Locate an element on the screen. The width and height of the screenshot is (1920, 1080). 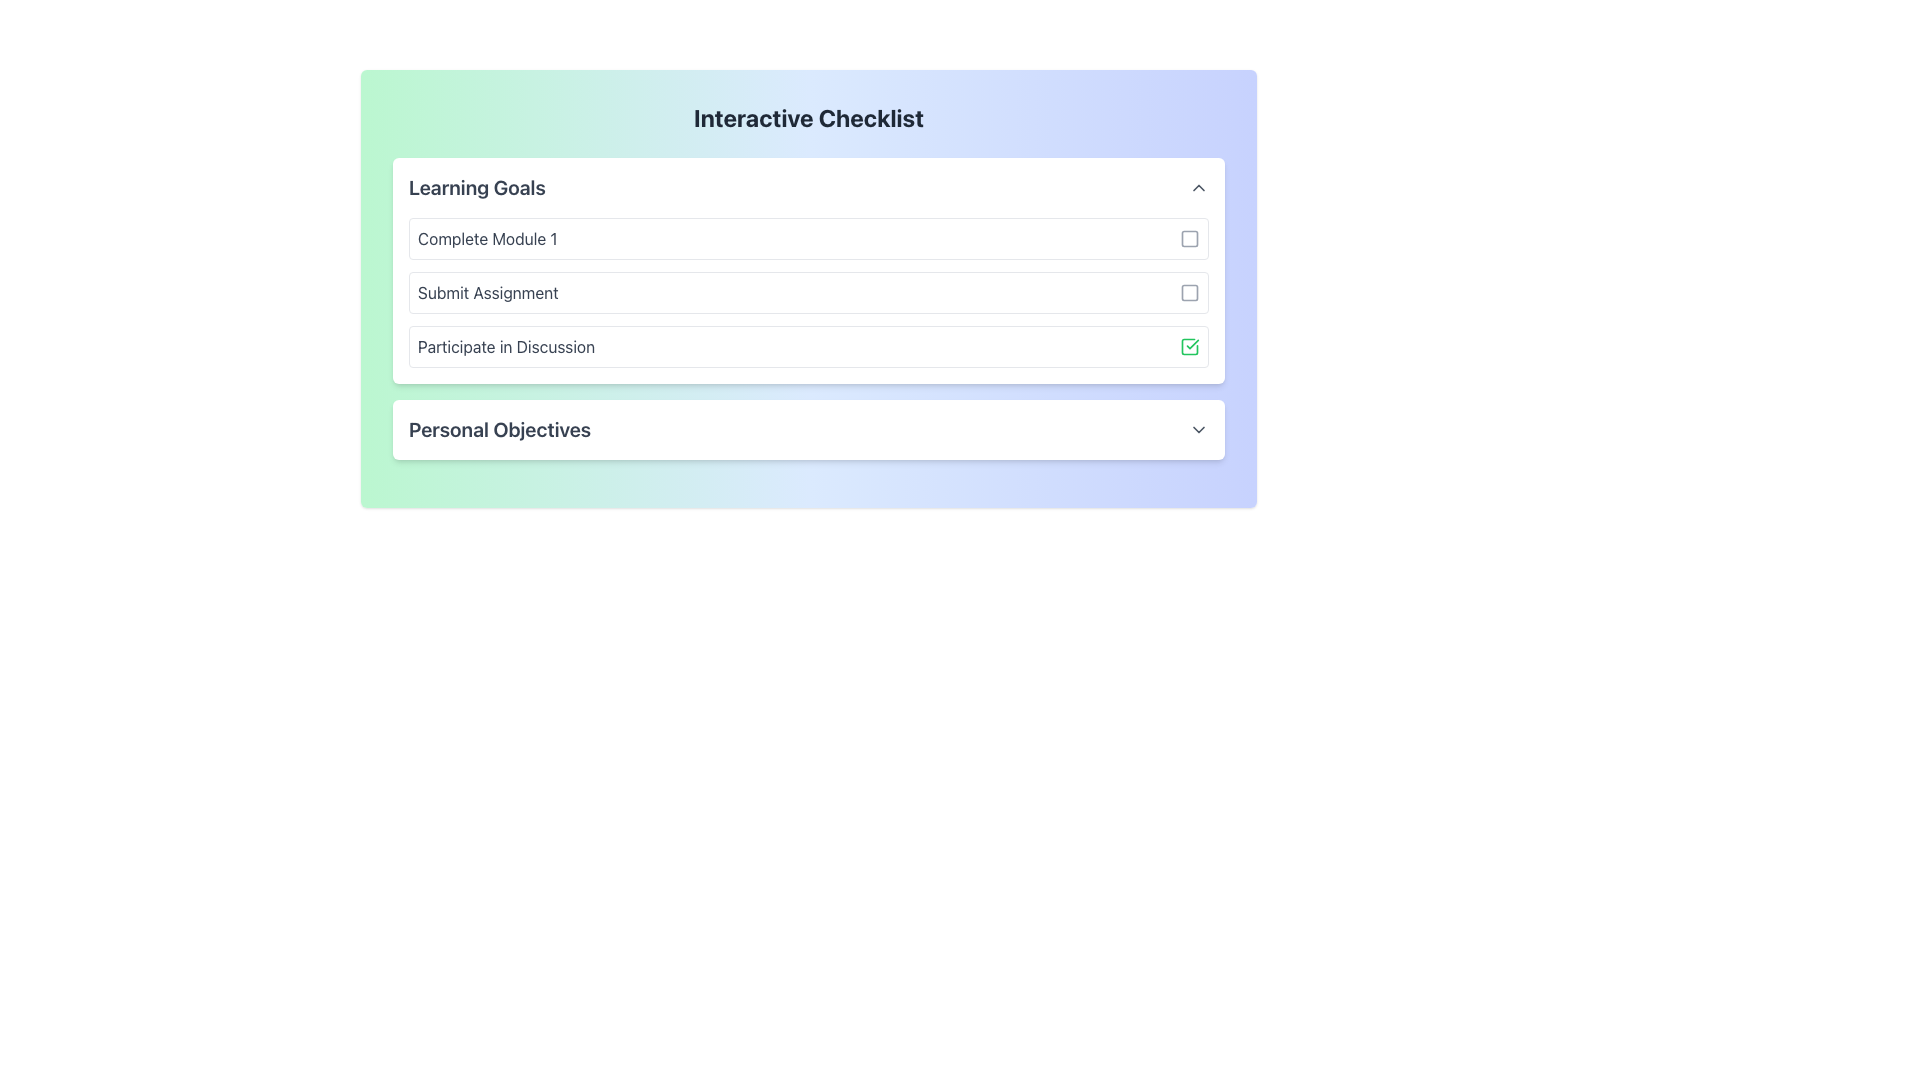
an individual item in the checklist under the 'Learning Goals' section to track progress is located at coordinates (809, 300).